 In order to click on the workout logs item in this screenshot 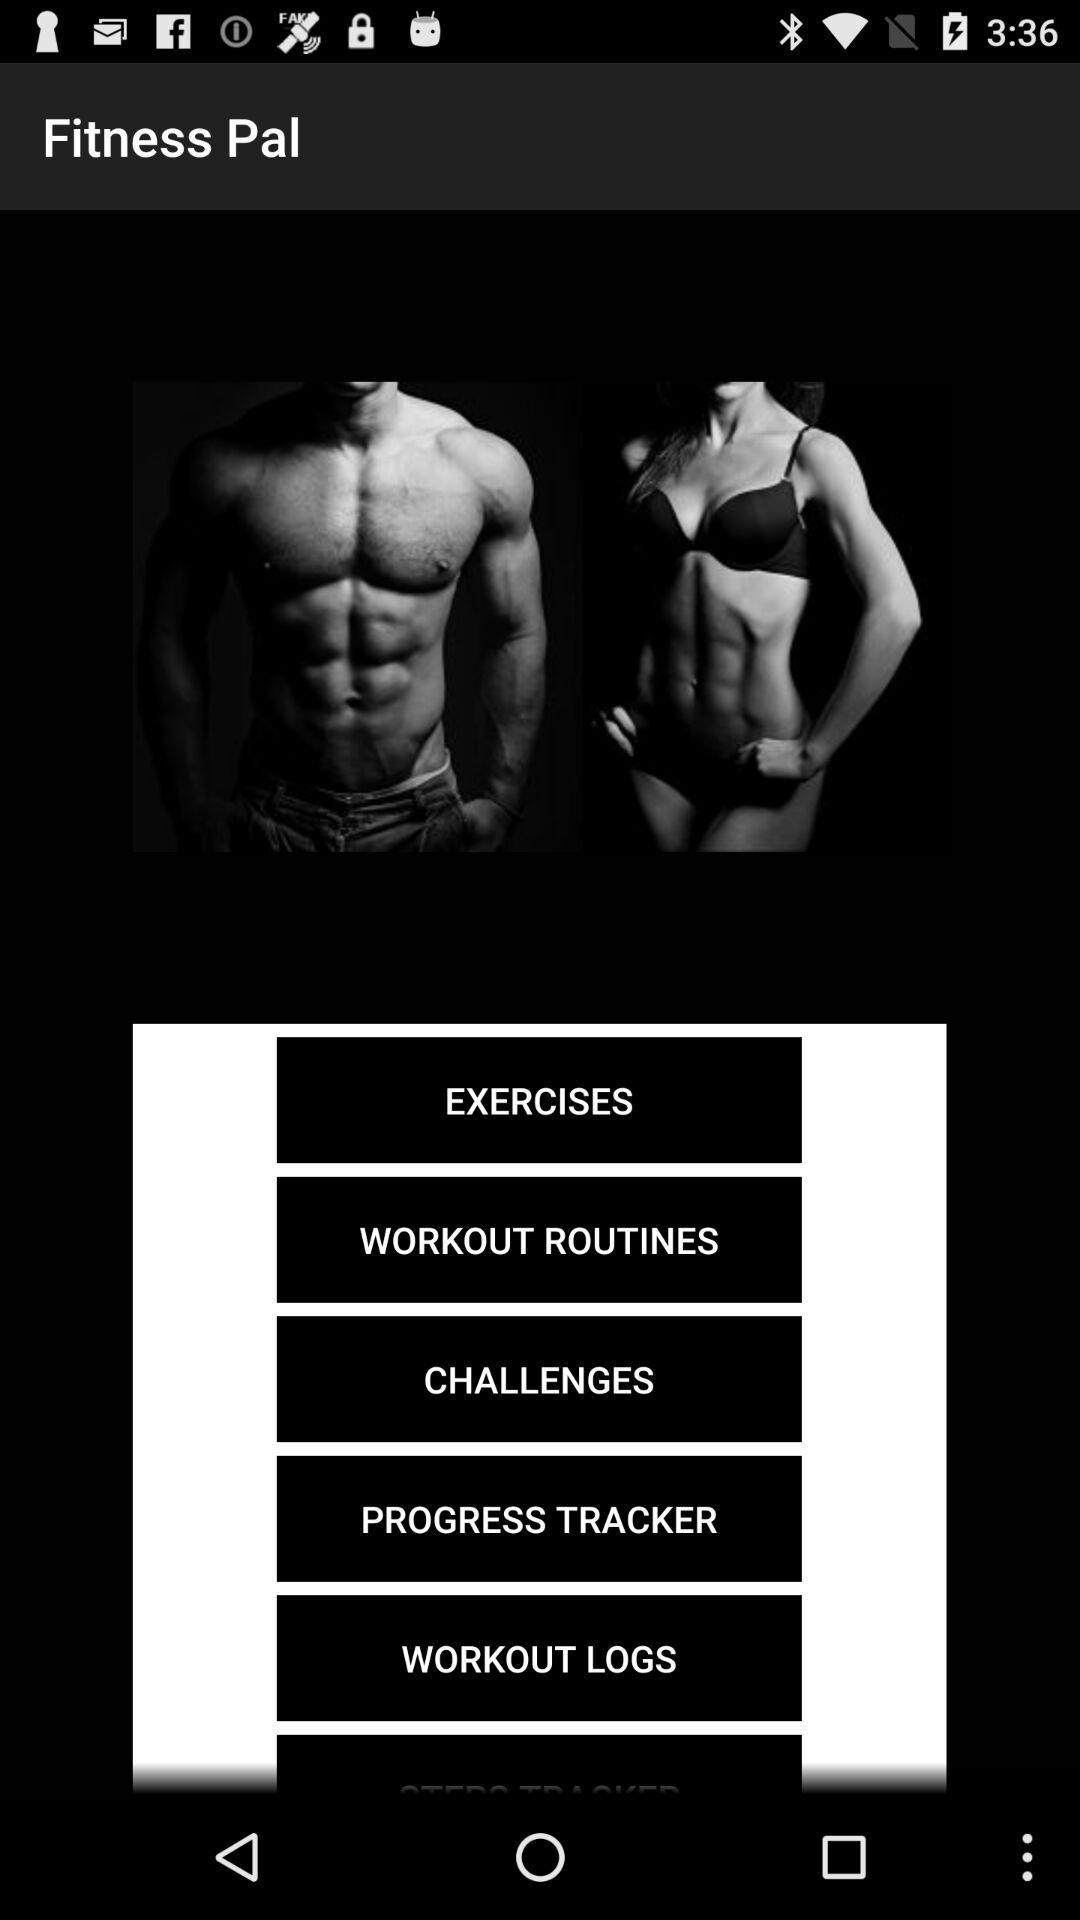, I will do `click(538, 1658)`.